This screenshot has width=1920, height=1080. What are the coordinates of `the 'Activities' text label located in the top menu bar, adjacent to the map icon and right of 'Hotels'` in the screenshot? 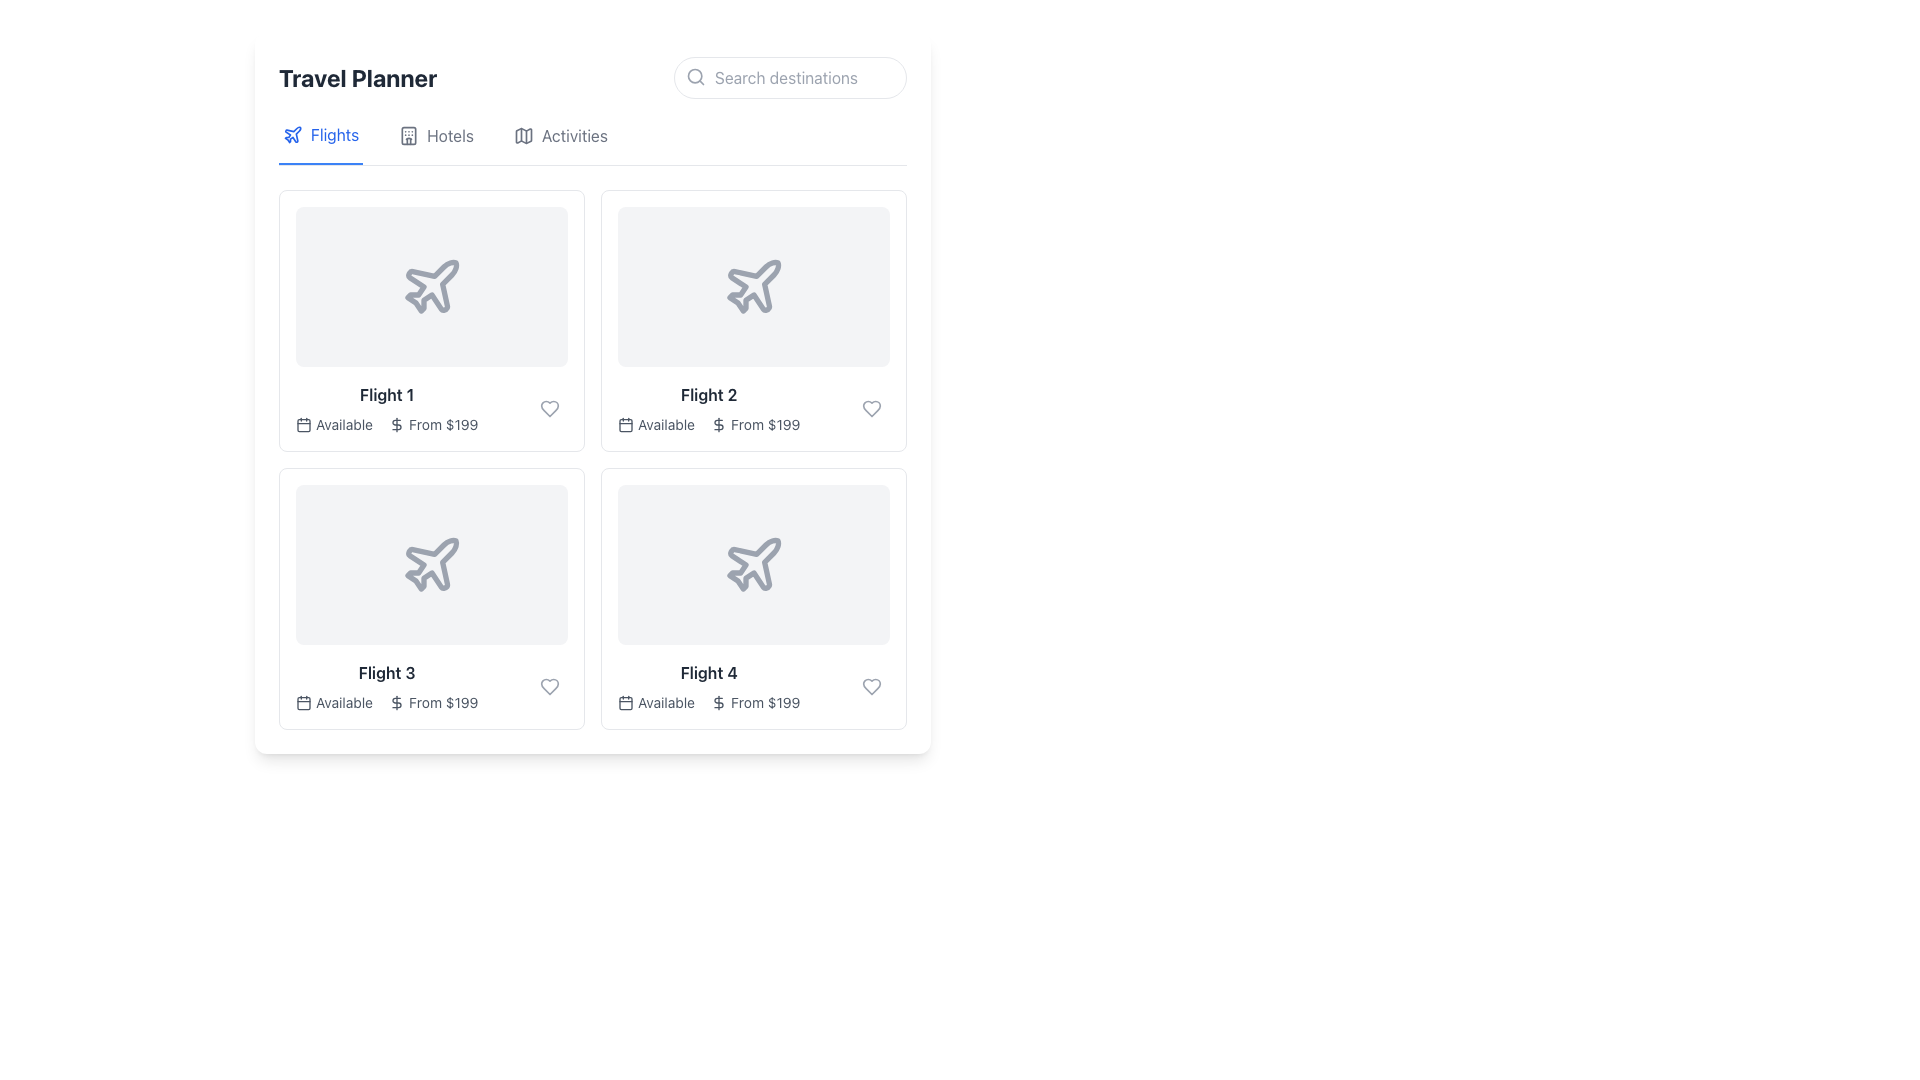 It's located at (573, 135).